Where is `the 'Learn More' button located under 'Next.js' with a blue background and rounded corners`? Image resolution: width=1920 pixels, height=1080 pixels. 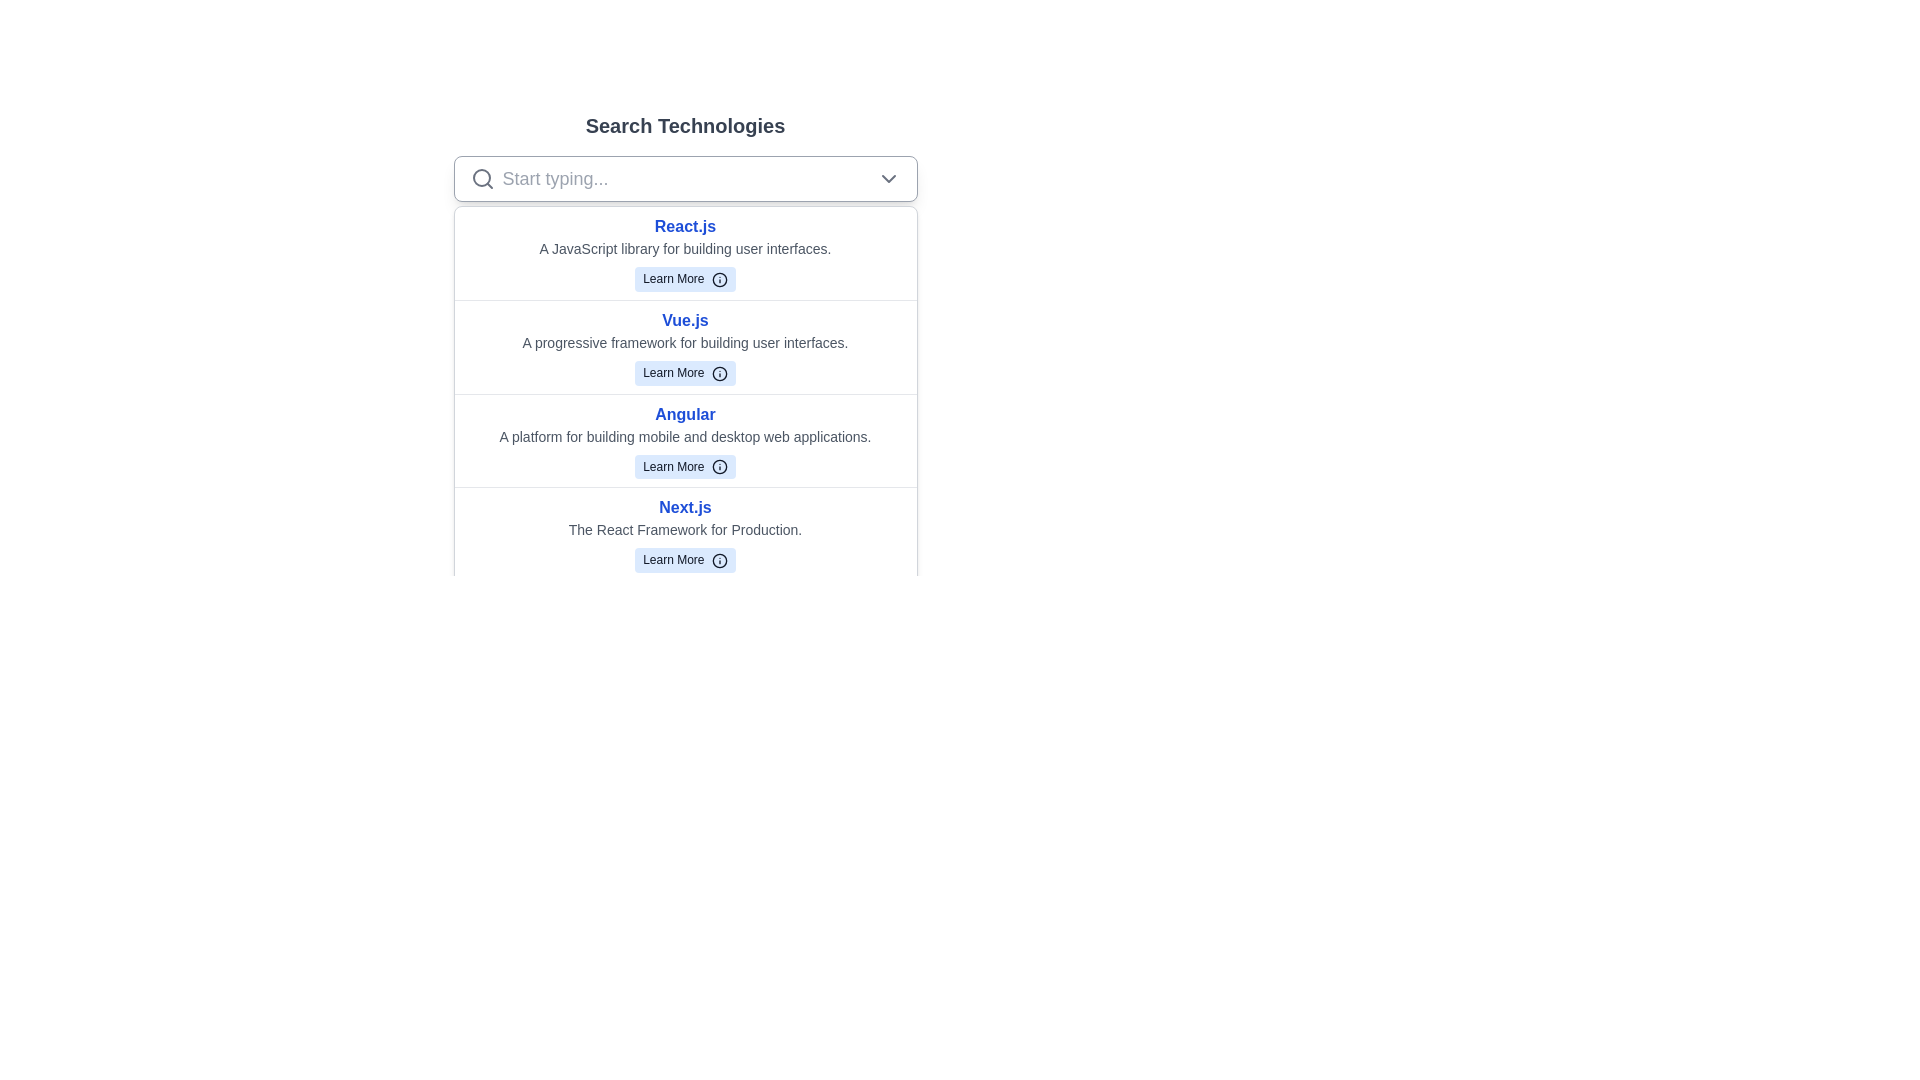
the 'Learn More' button located under 'Next.js' with a blue background and rounded corners is located at coordinates (685, 560).